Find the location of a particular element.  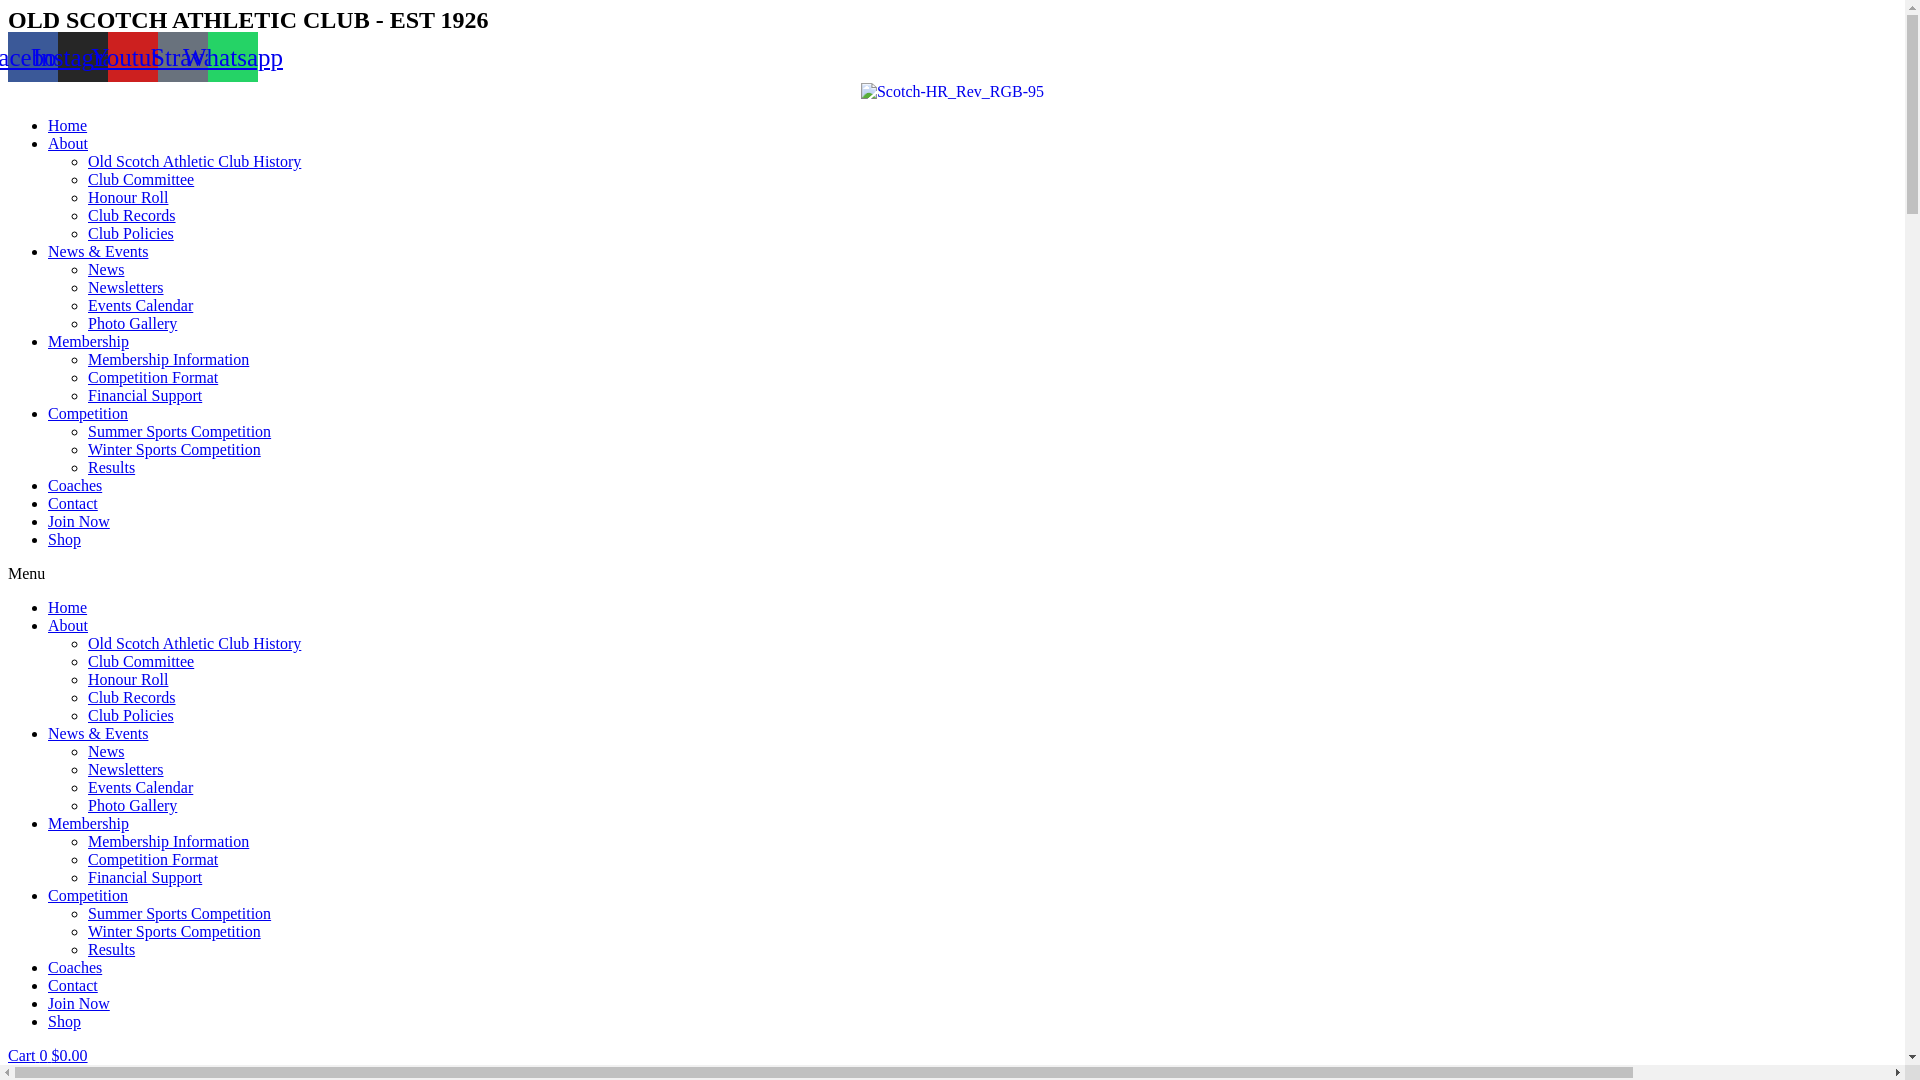

'Youtube' is located at coordinates (132, 56).